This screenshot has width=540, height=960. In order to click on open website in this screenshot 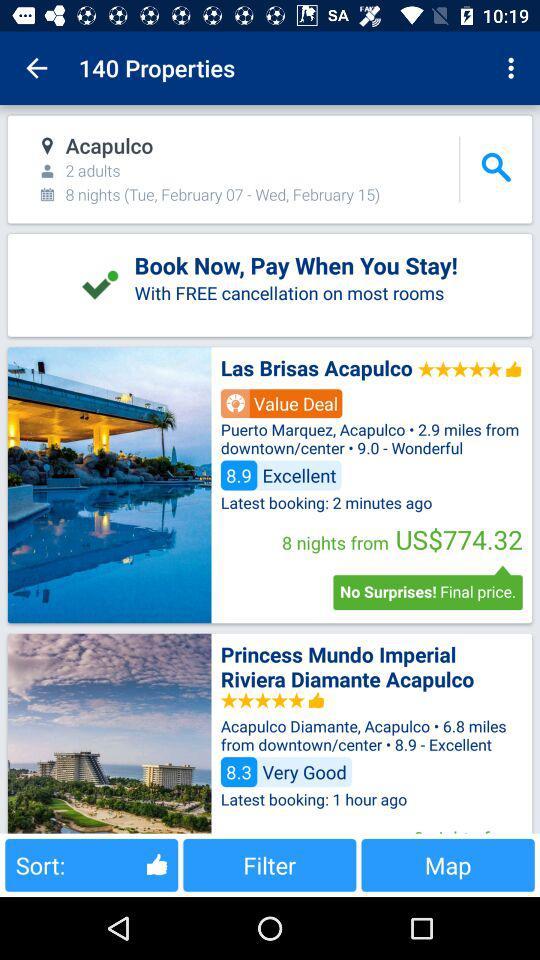, I will do `click(109, 484)`.